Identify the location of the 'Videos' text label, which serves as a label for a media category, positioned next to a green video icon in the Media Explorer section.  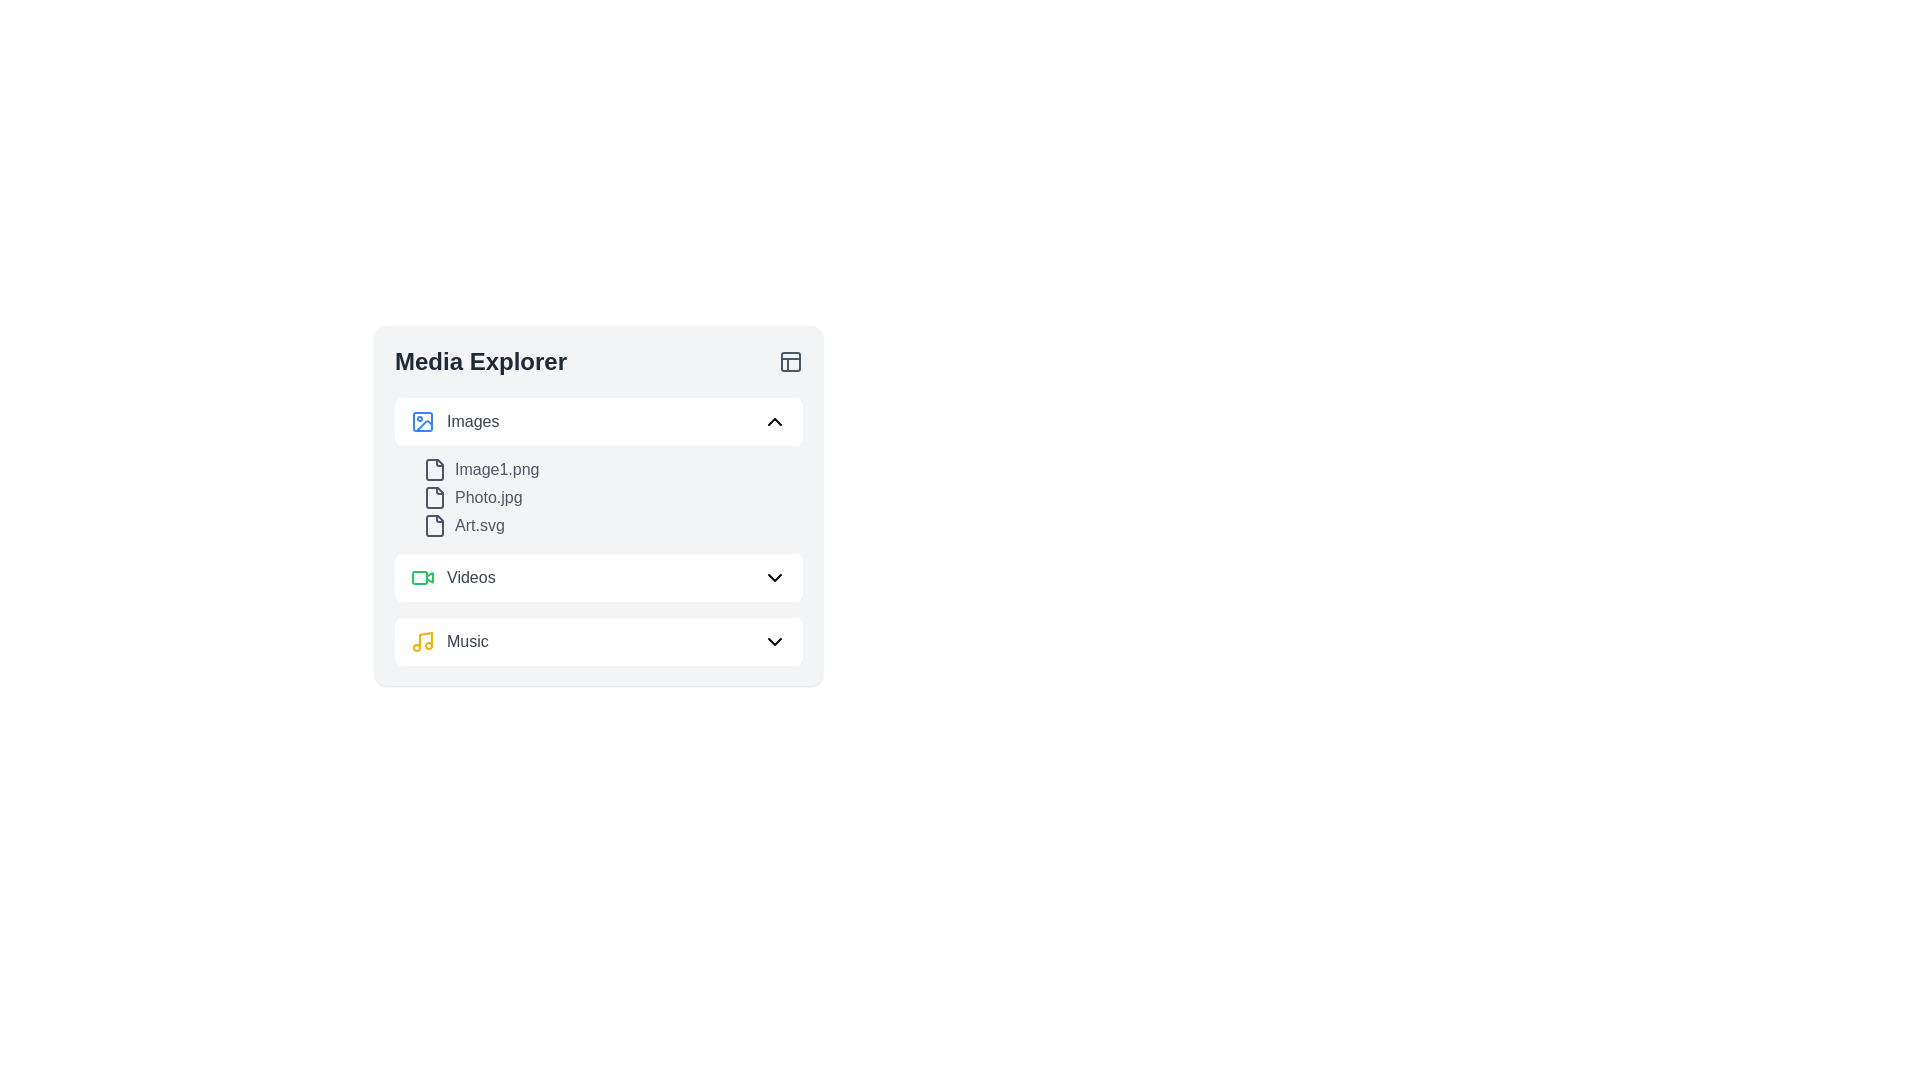
(470, 578).